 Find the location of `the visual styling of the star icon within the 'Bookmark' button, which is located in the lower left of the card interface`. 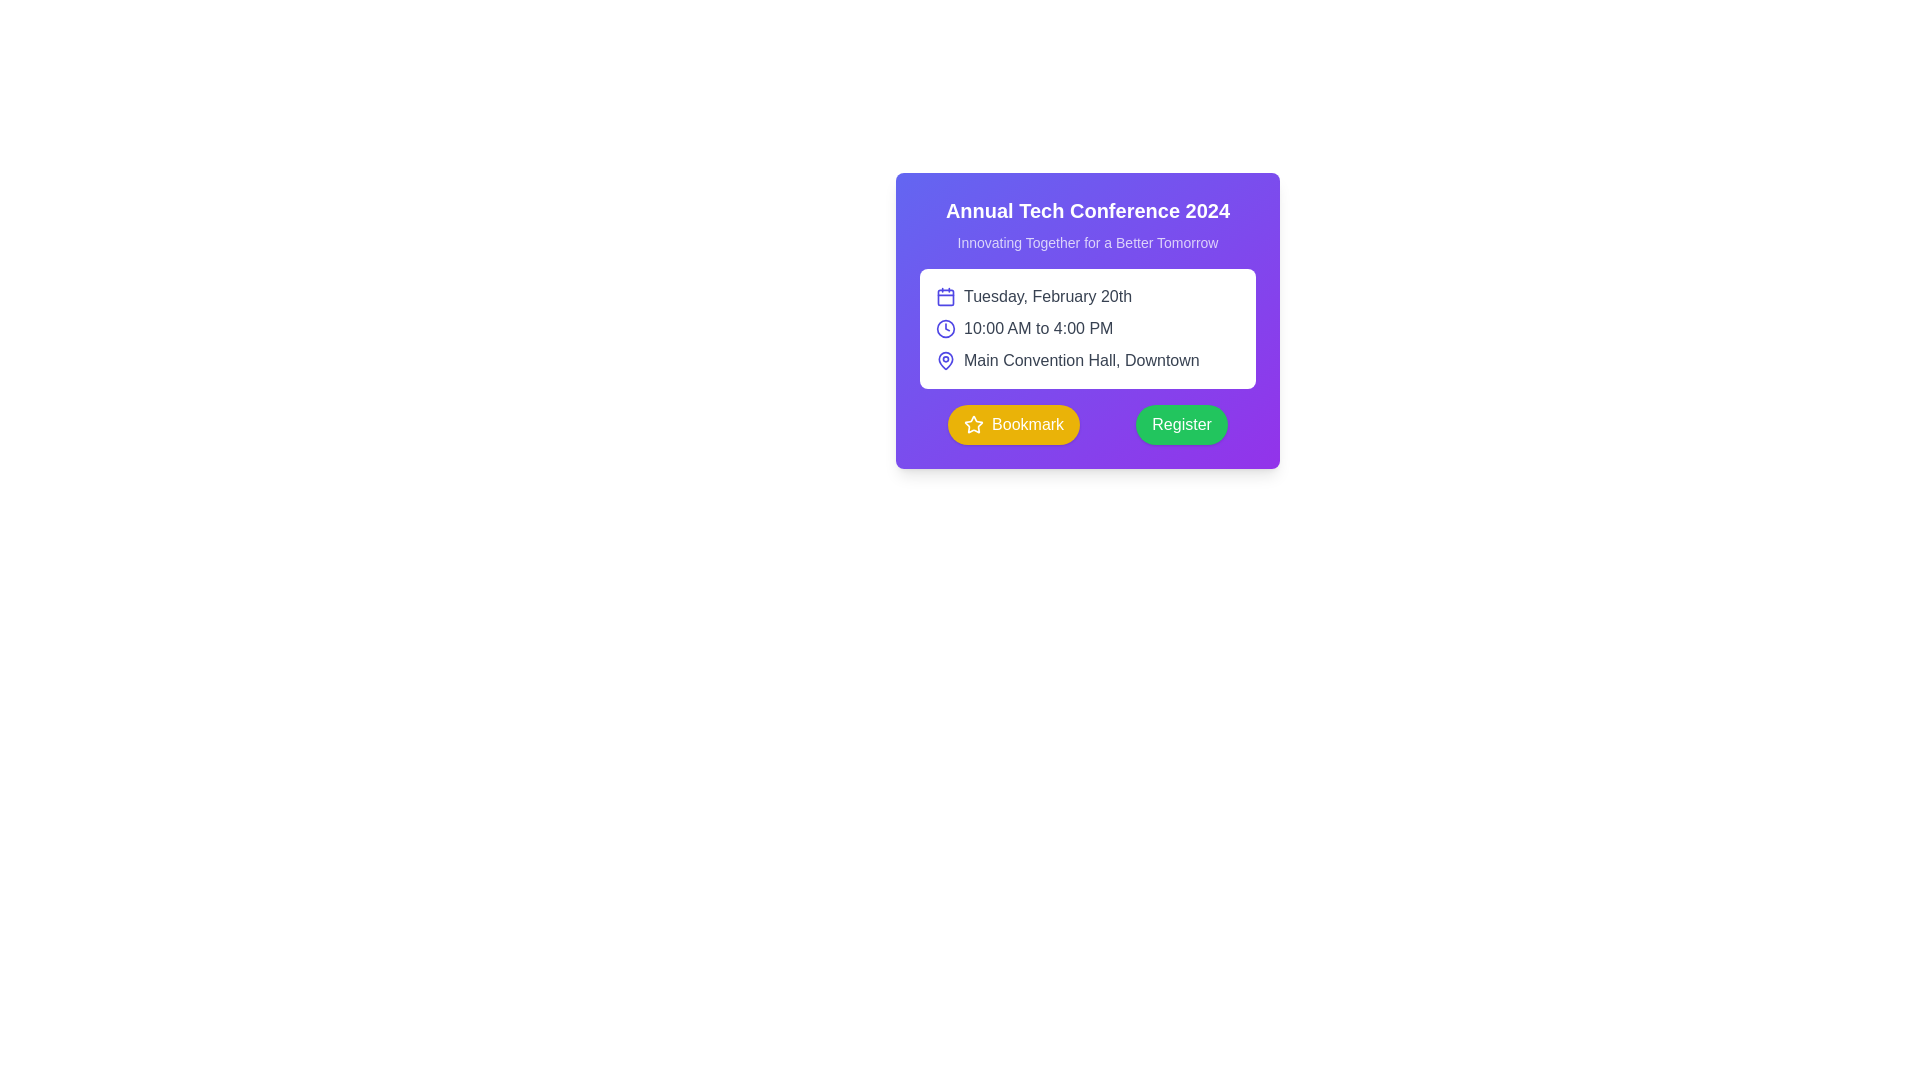

the visual styling of the star icon within the 'Bookmark' button, which is located in the lower left of the card interface is located at coordinates (974, 423).